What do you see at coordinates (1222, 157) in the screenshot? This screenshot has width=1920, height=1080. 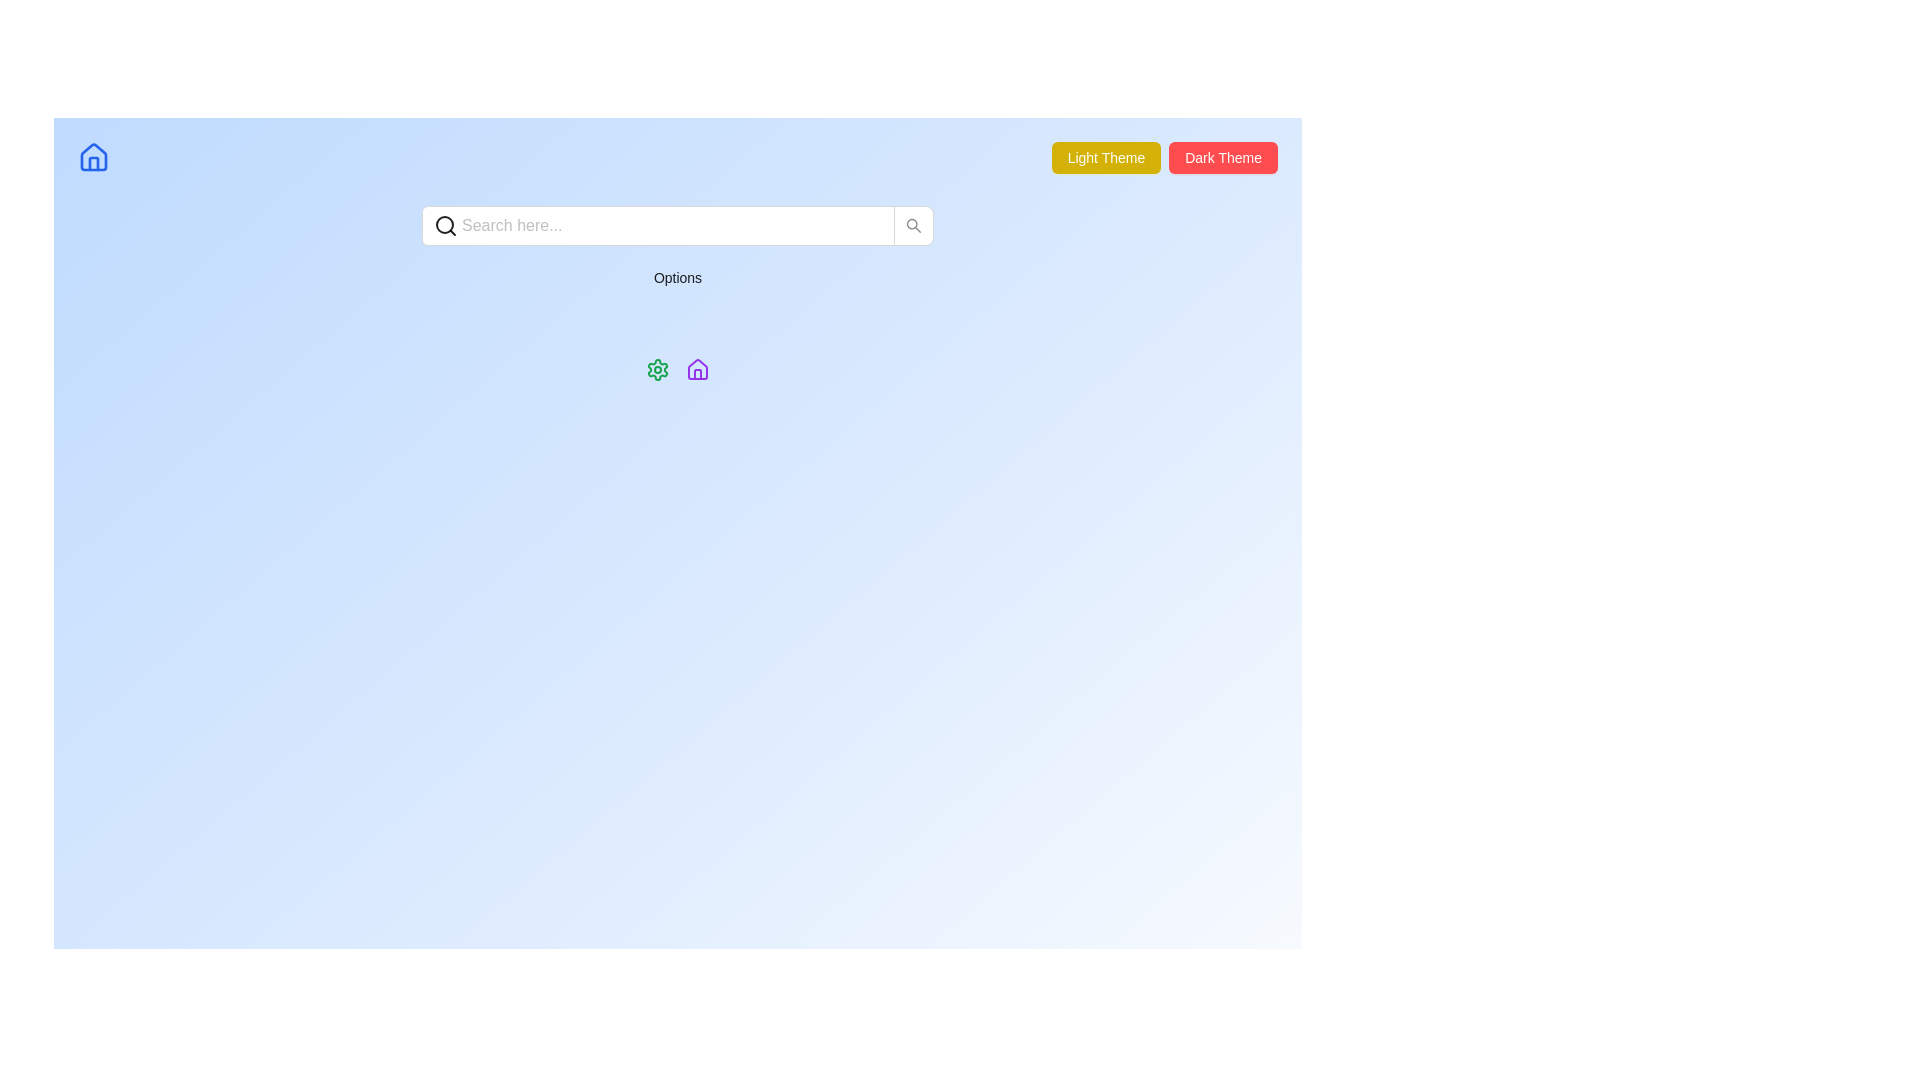 I see `the rectangular button with a red background and white text reading 'Dark Theme' located in the top-right corner of the interface` at bounding box center [1222, 157].